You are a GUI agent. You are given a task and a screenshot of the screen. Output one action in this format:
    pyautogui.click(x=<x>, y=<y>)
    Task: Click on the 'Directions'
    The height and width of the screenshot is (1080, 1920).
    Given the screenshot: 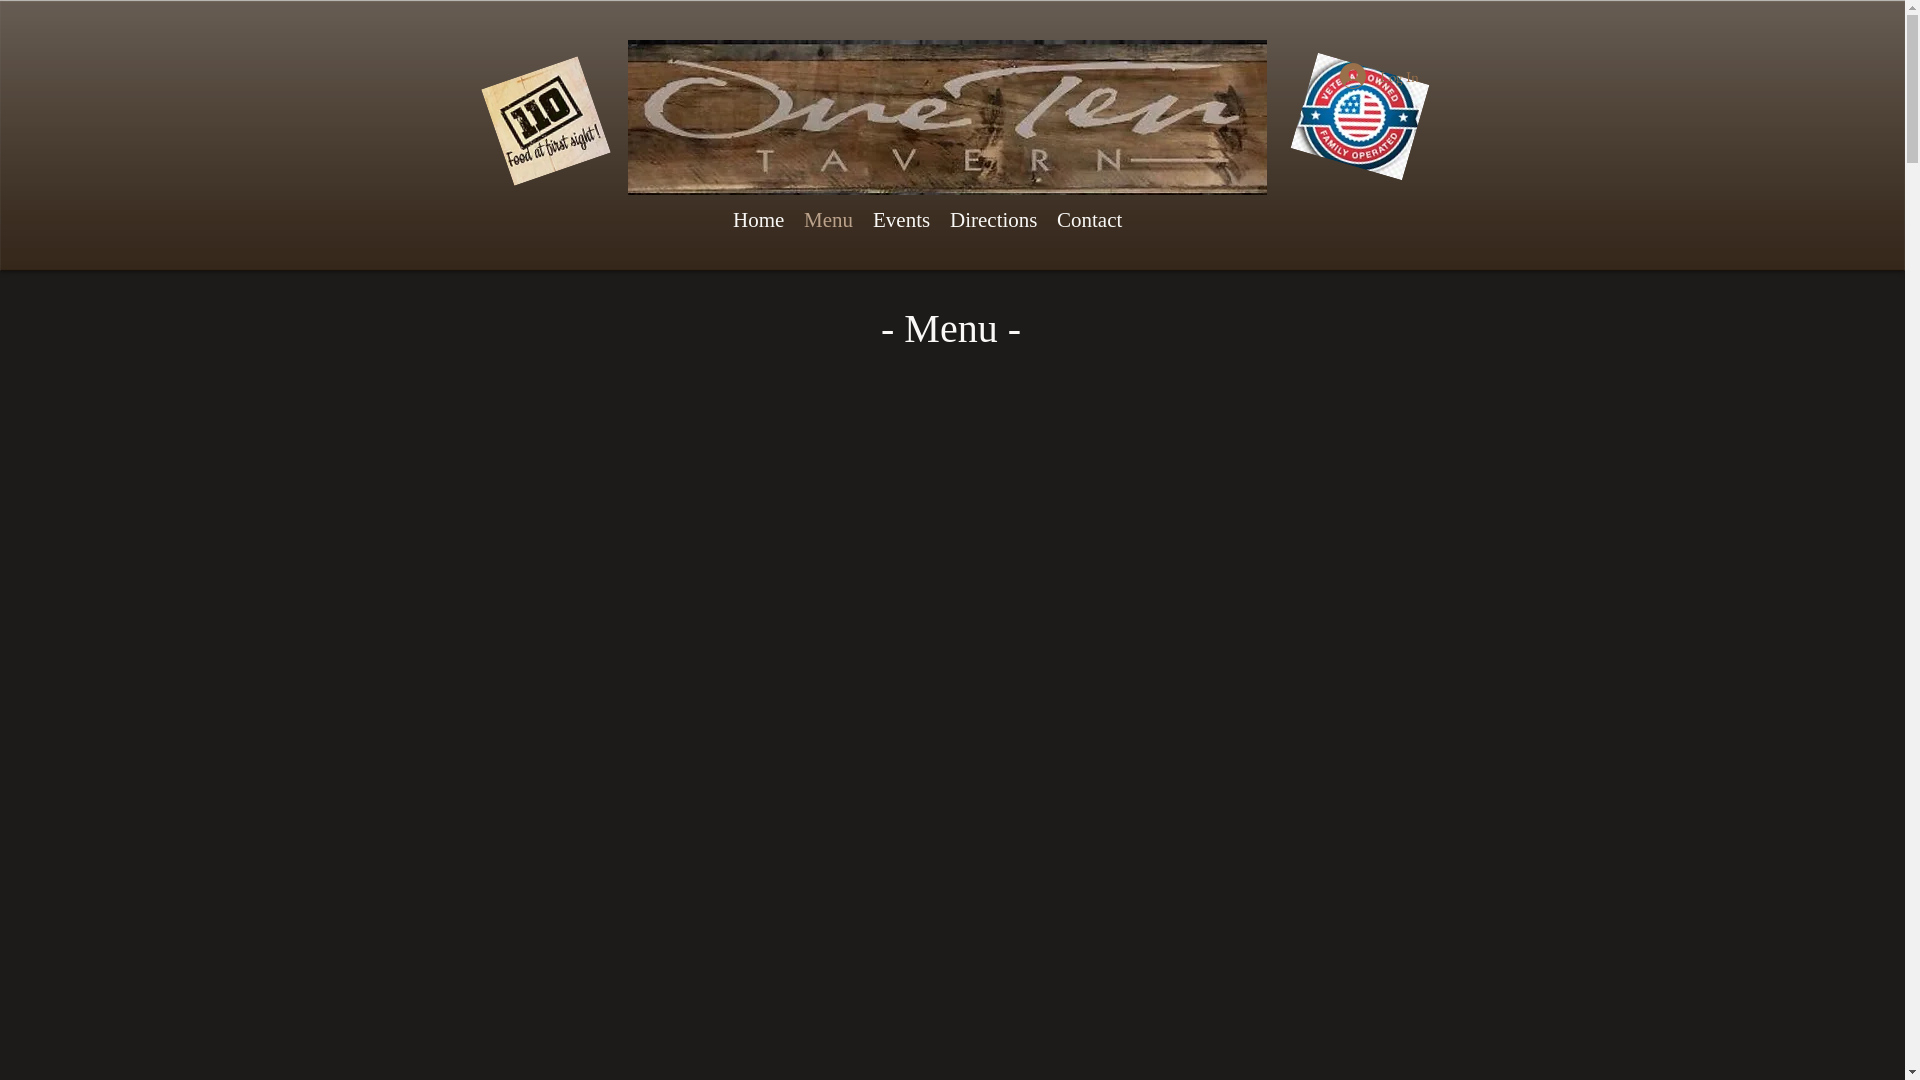 What is the action you would take?
    pyautogui.click(x=993, y=219)
    